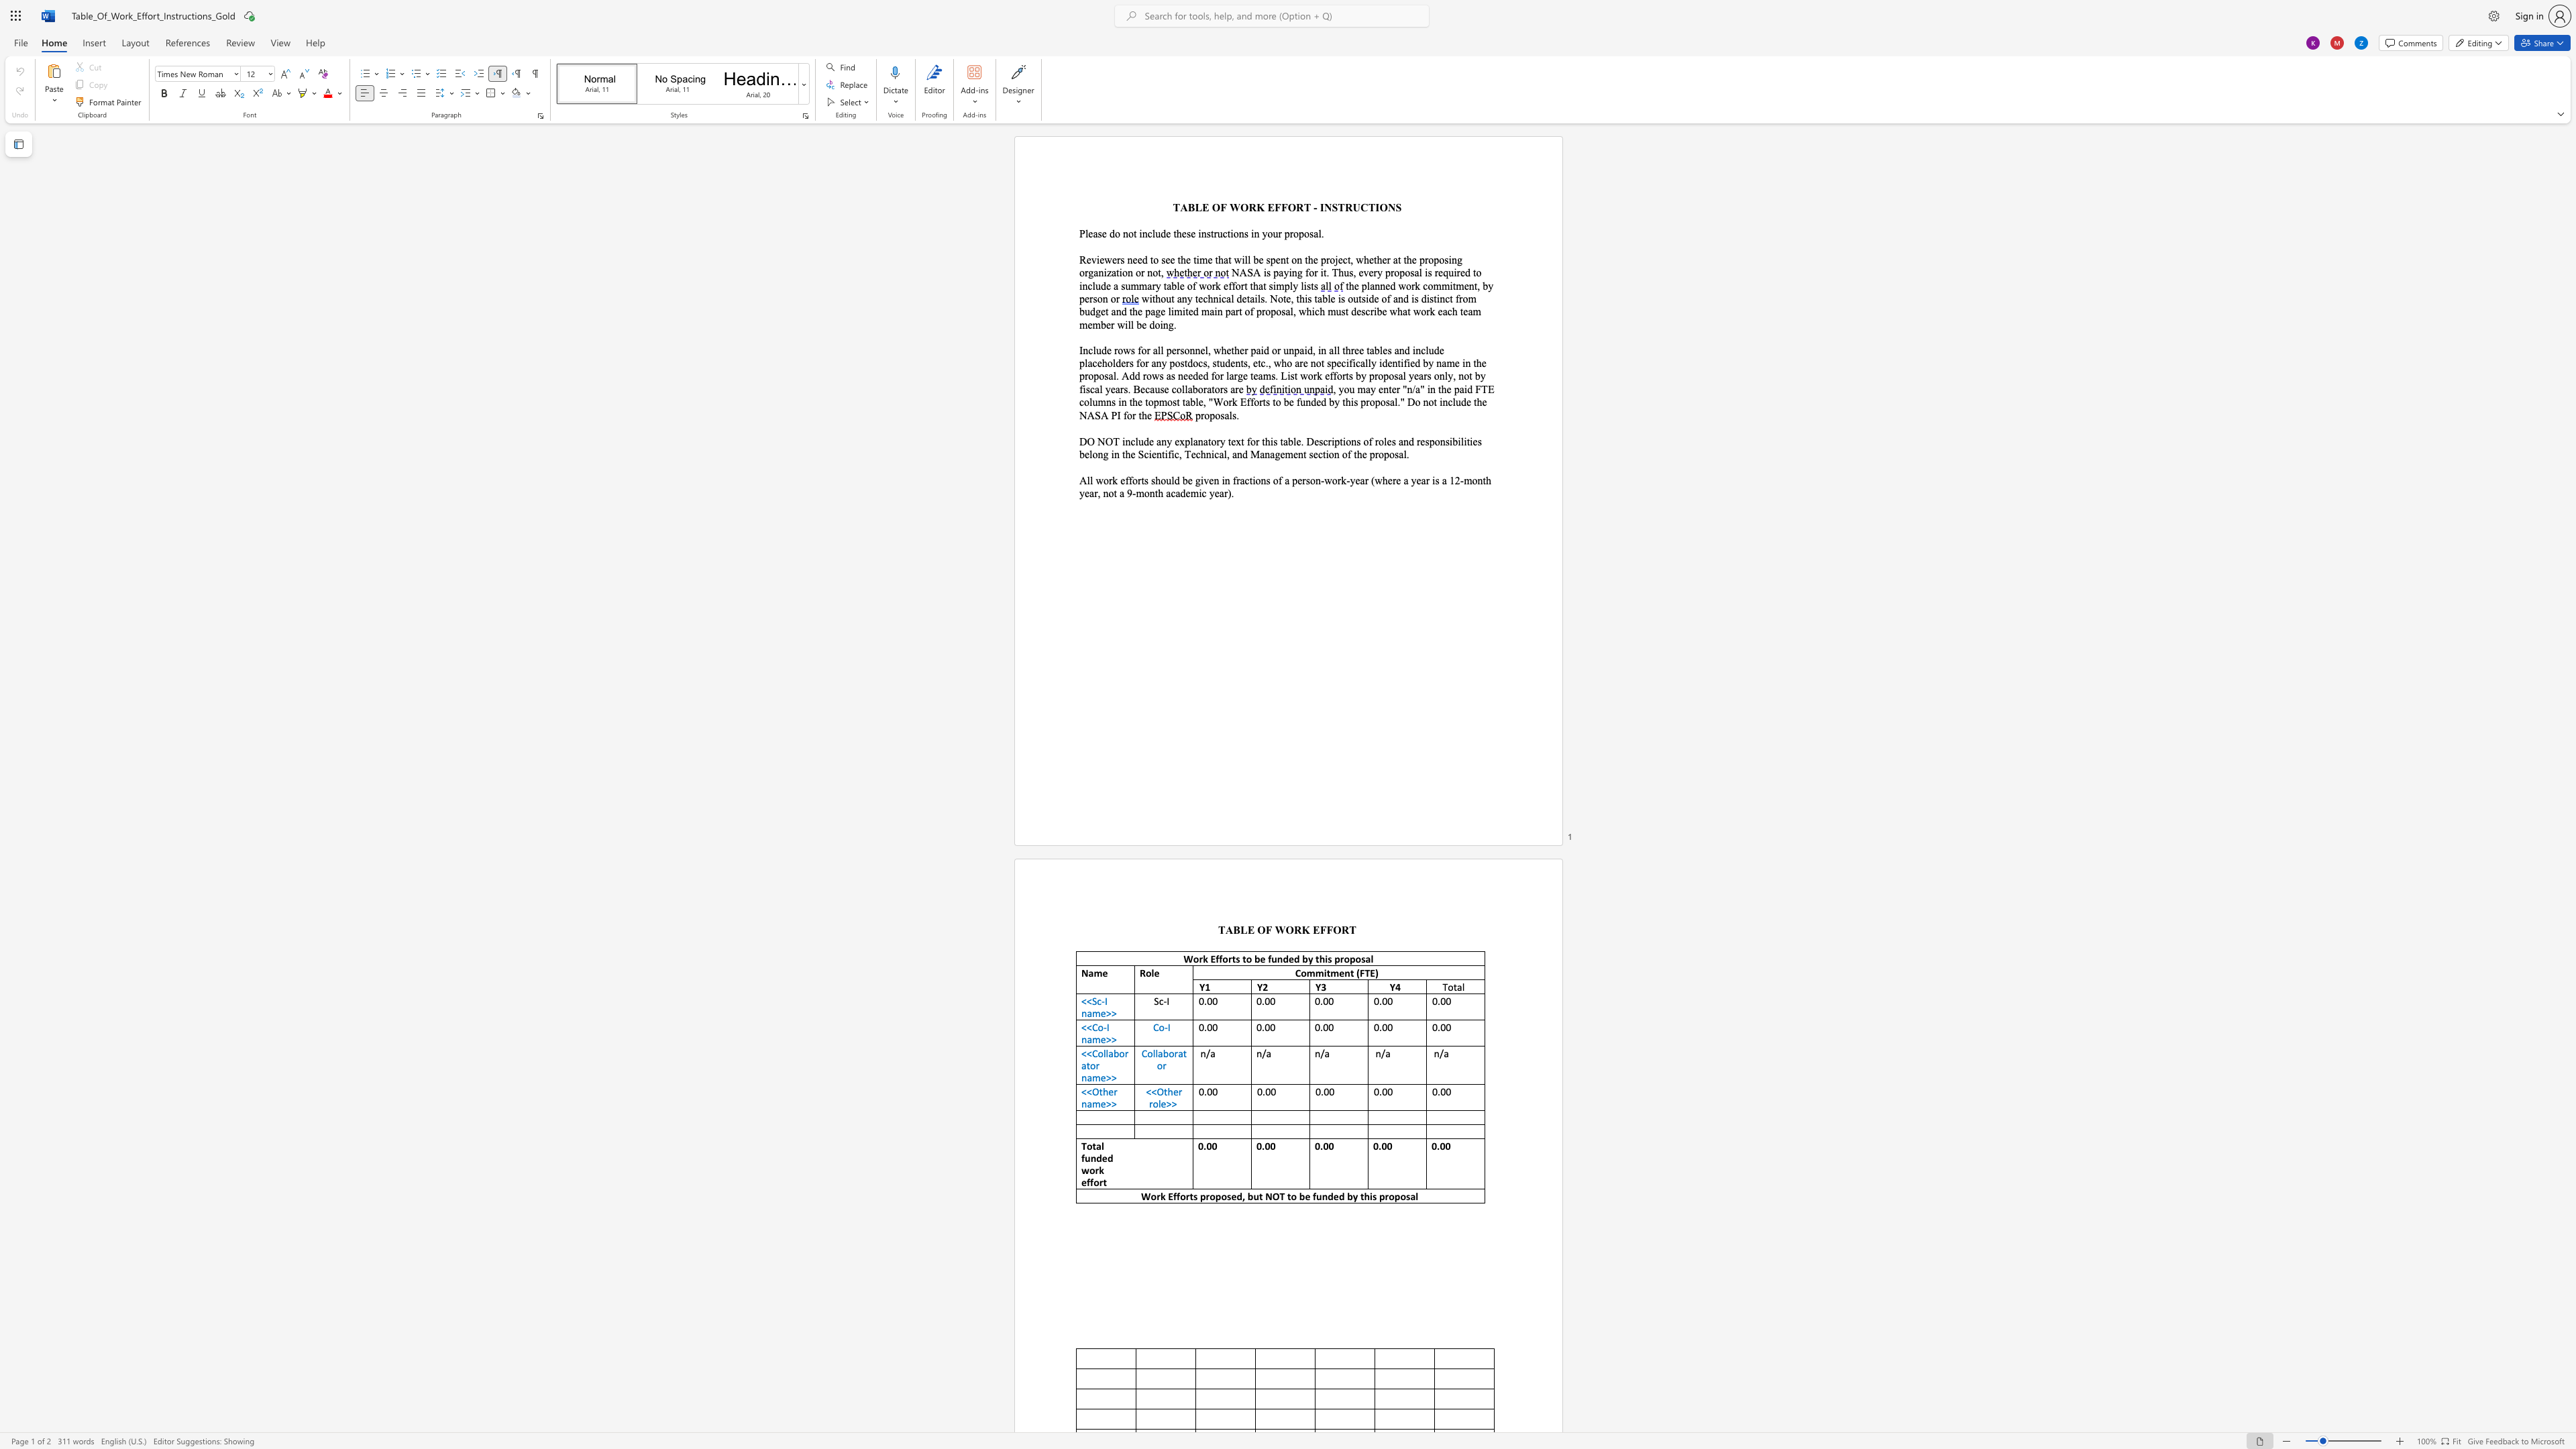  What do you see at coordinates (1285, 350) in the screenshot?
I see `the 2th character "u" in the text` at bounding box center [1285, 350].